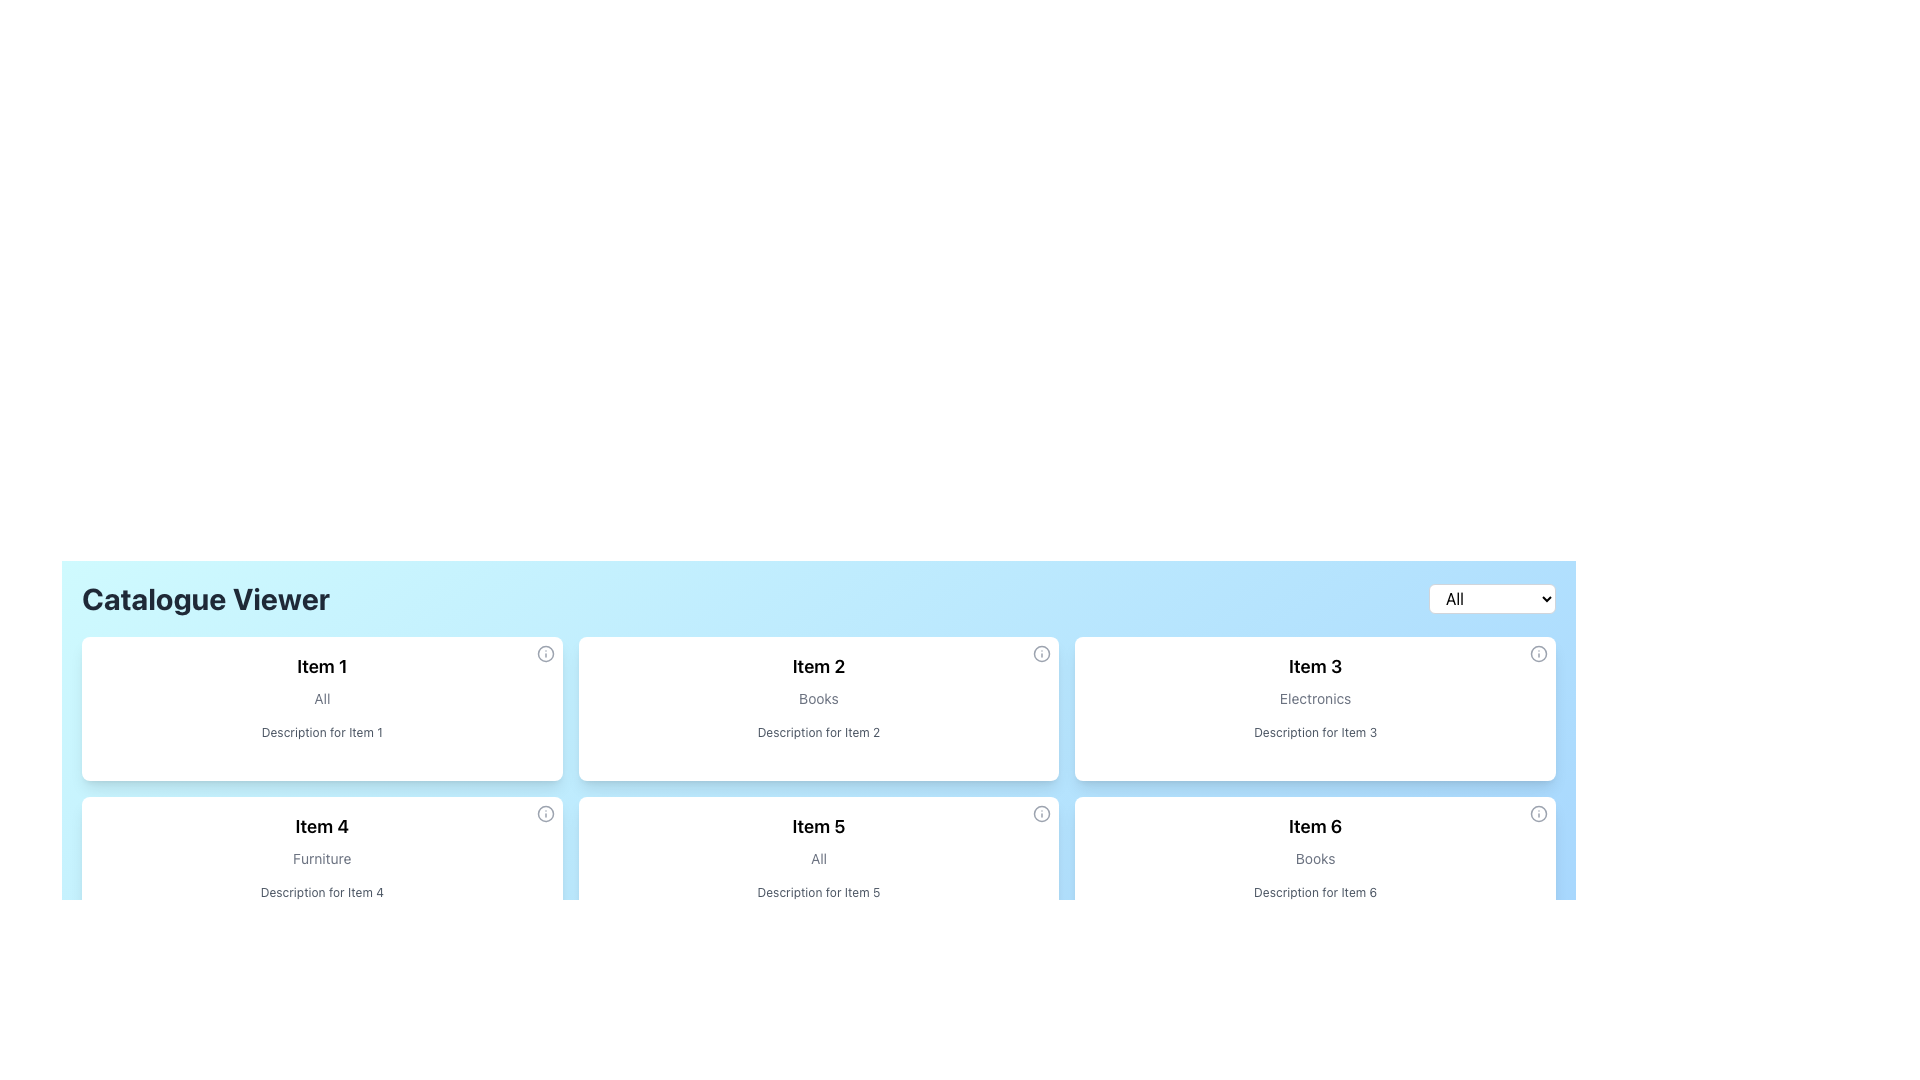  What do you see at coordinates (1538, 813) in the screenshot?
I see `the circular 'info' icon located in the bottom-right corner of the grid item labeled 'Item 6'` at bounding box center [1538, 813].